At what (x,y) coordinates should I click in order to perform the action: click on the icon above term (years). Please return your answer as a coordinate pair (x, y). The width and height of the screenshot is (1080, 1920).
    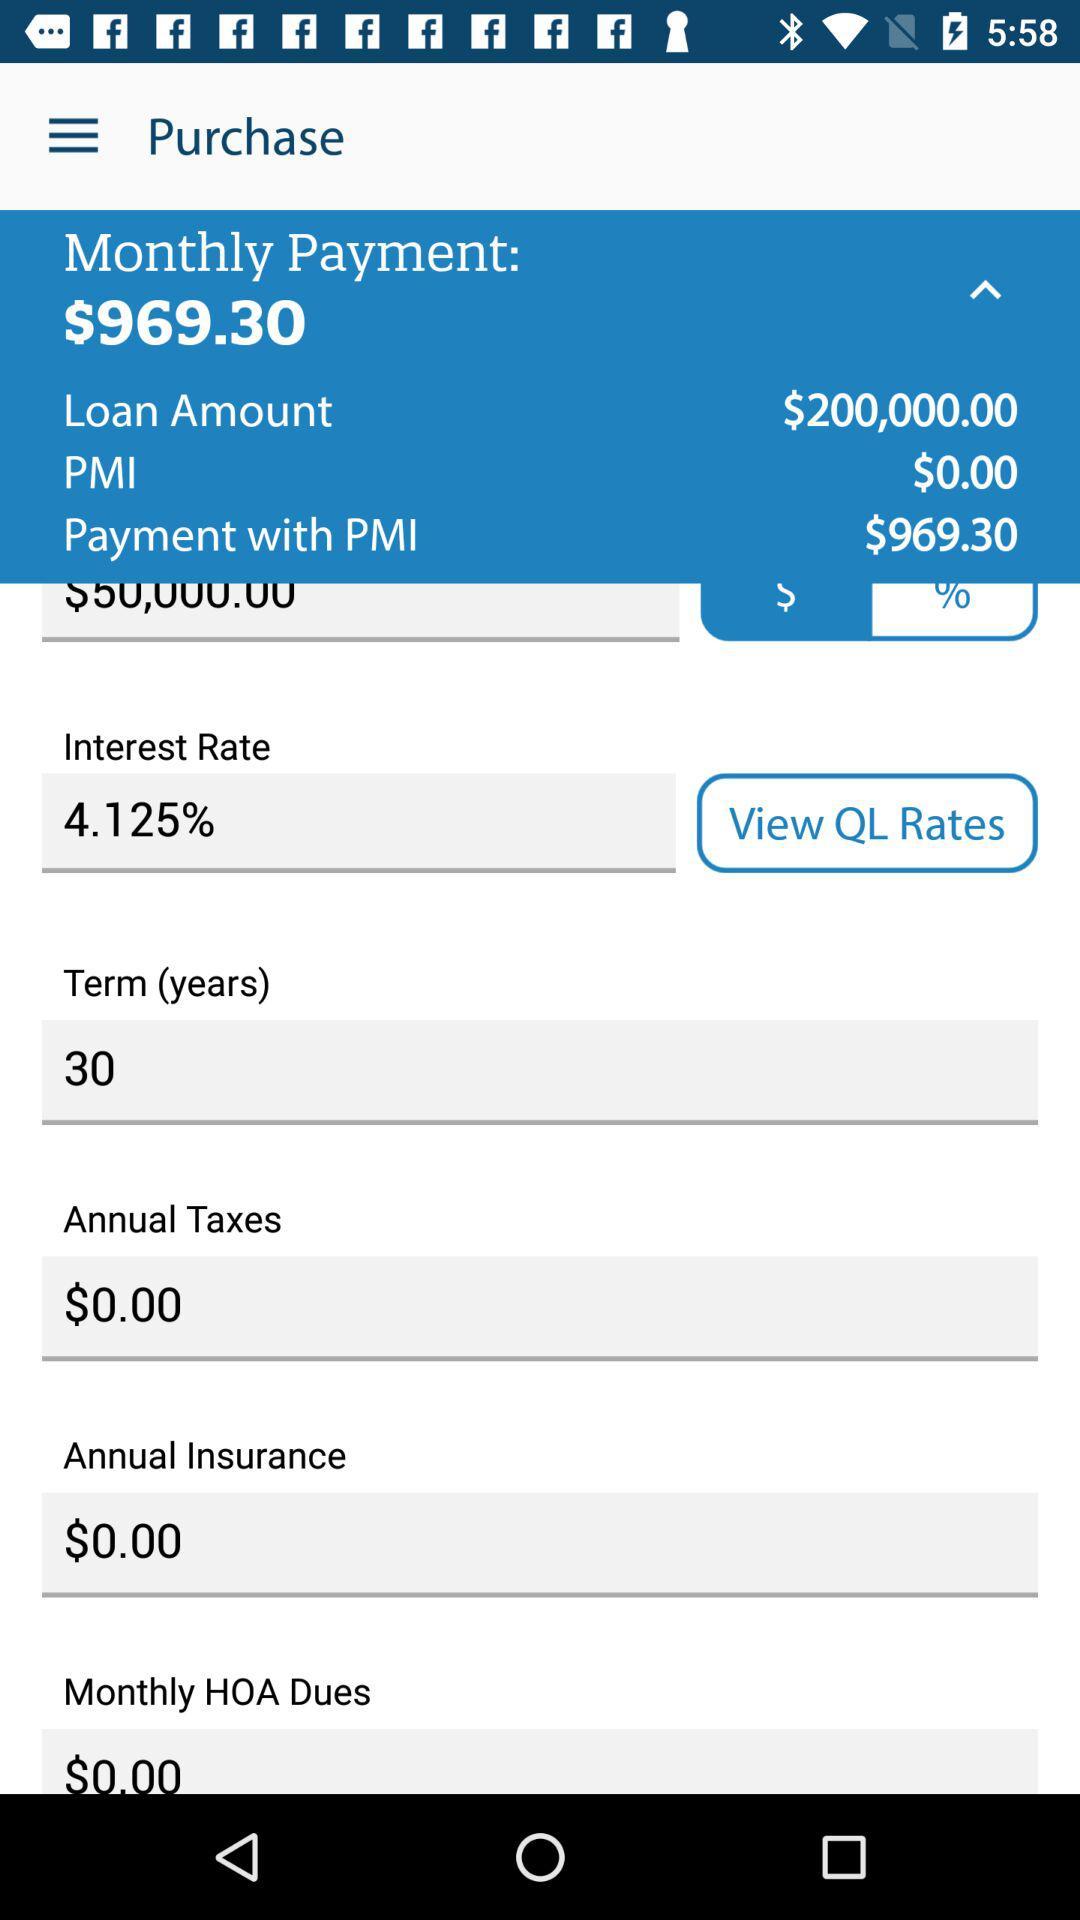
    Looking at the image, I should click on (357, 823).